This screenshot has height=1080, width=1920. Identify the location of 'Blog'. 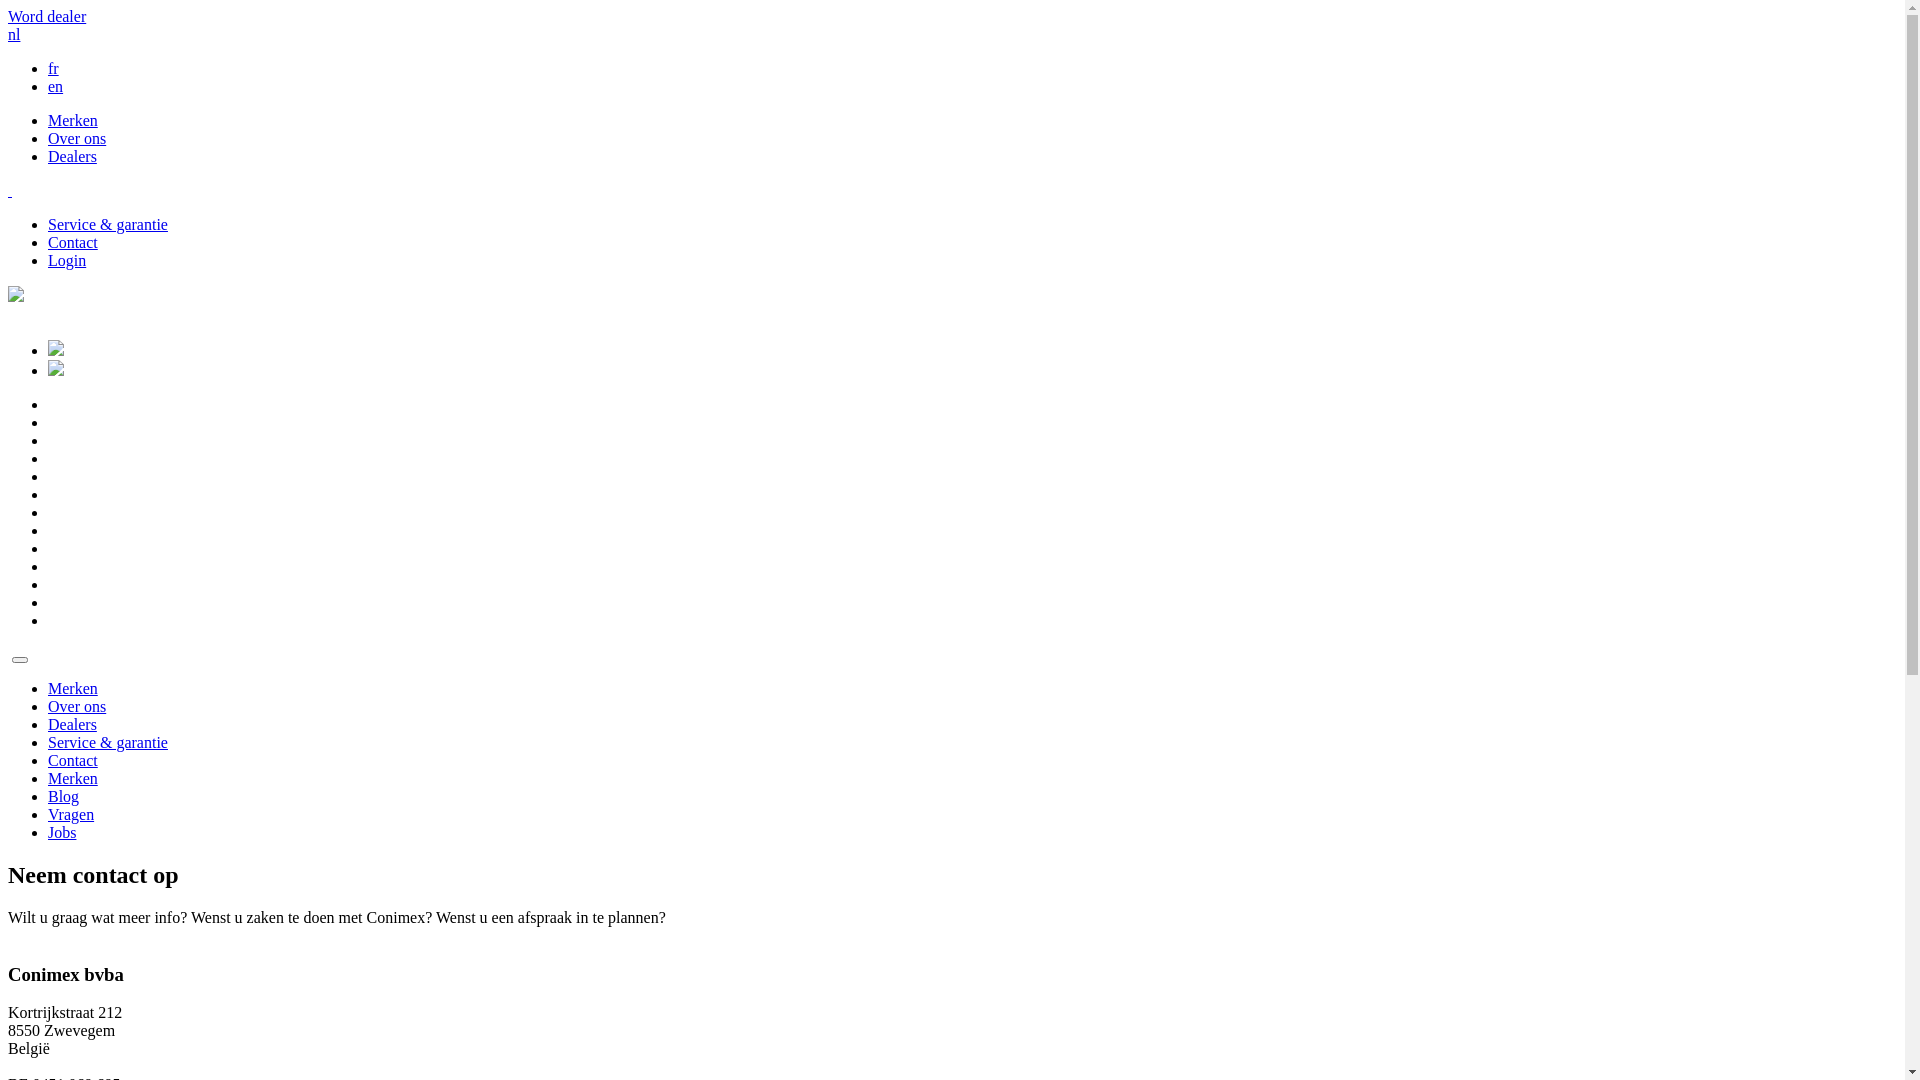
(48, 795).